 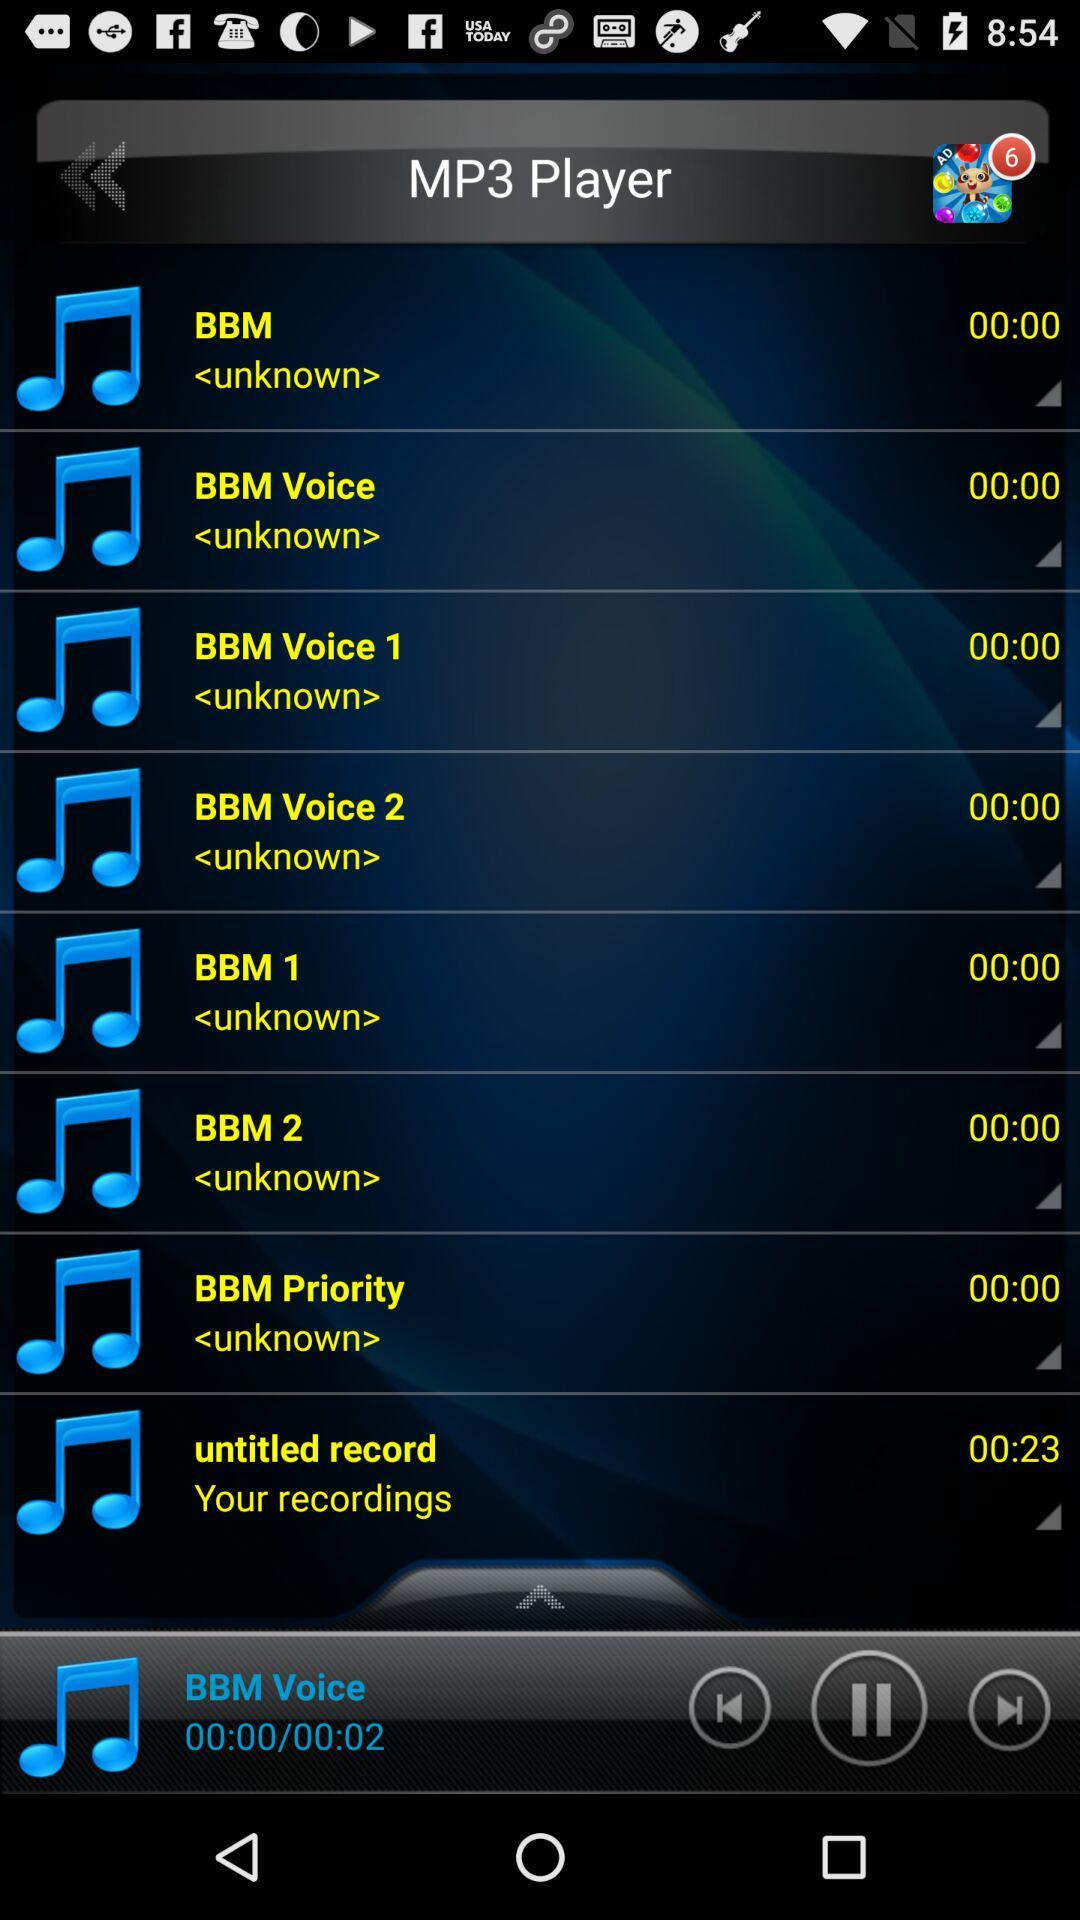 I want to click on item to the left of the mp3 player app, so click(x=94, y=177).